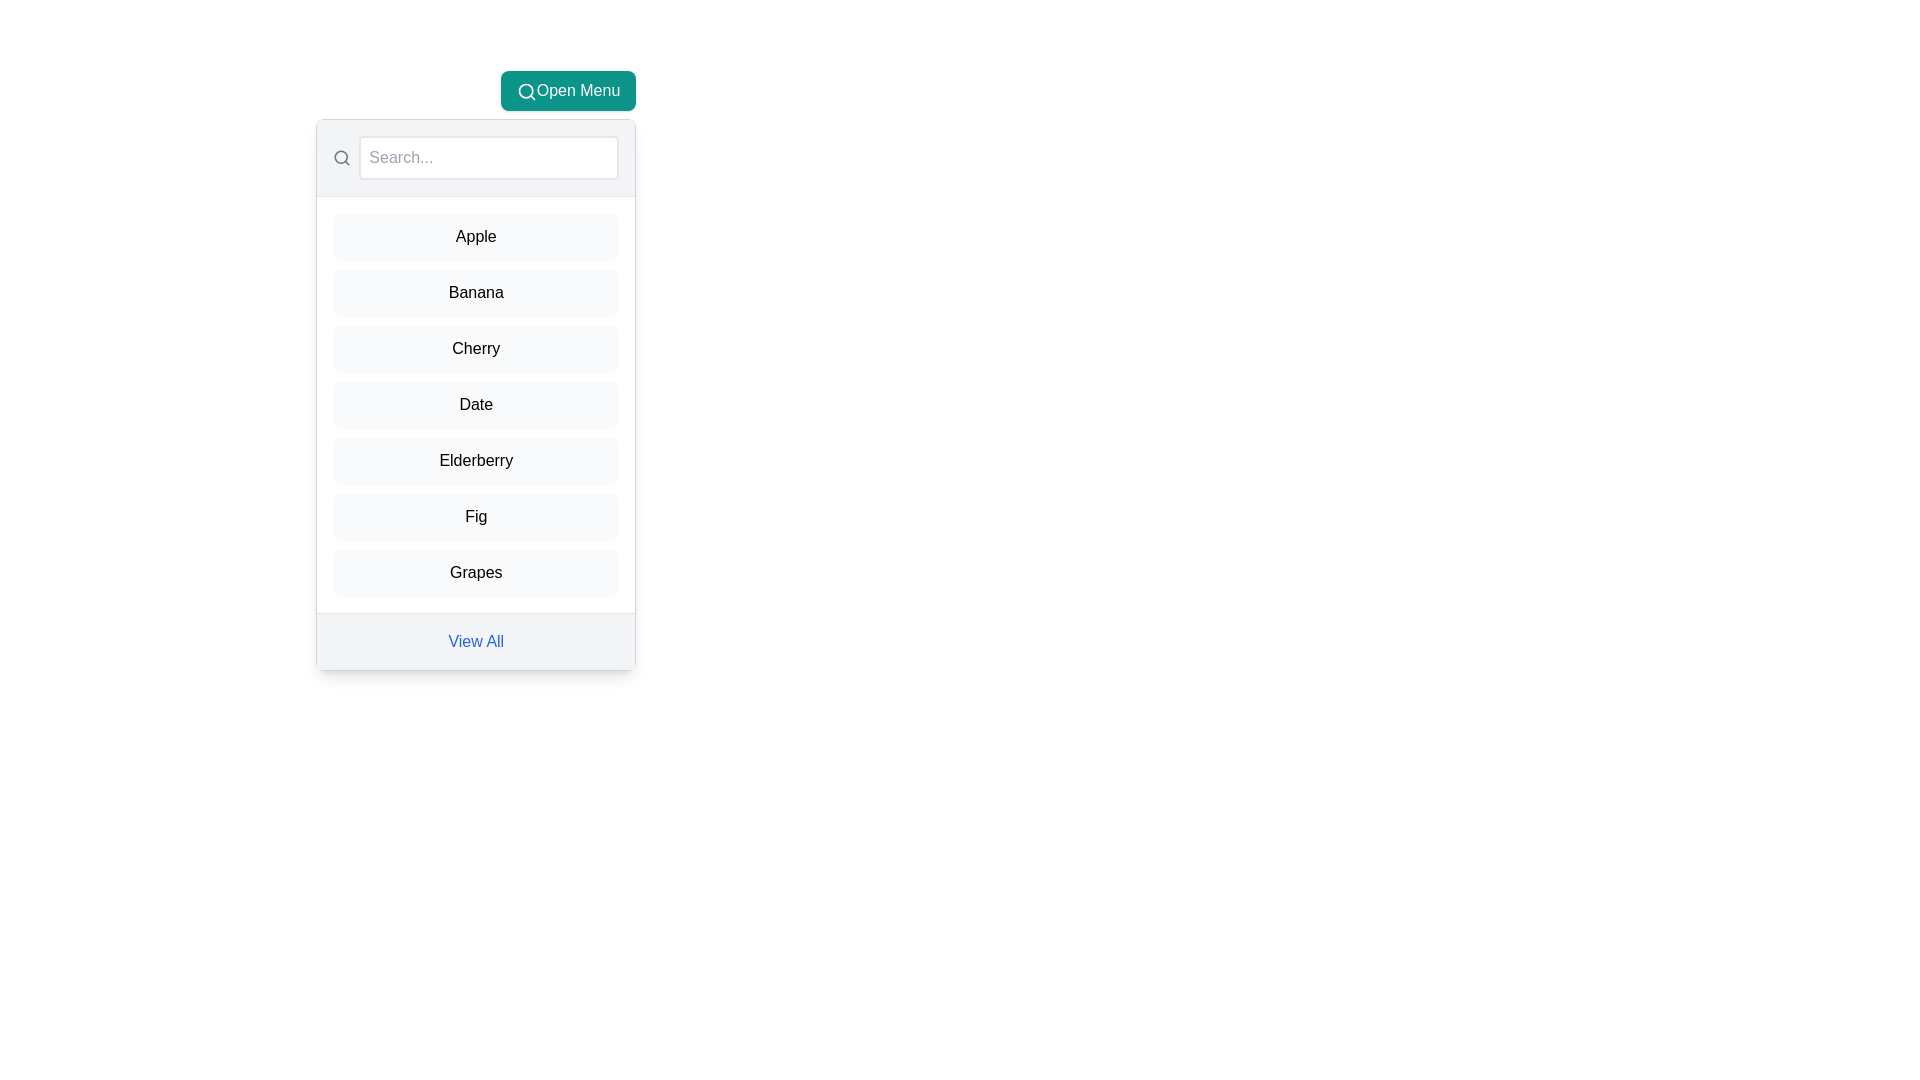 The height and width of the screenshot is (1080, 1920). Describe the element at coordinates (525, 90) in the screenshot. I see `the inner circle of the magnifying glass icon located to the left side of the search input bar at the top of the dropdown menu interface` at that location.